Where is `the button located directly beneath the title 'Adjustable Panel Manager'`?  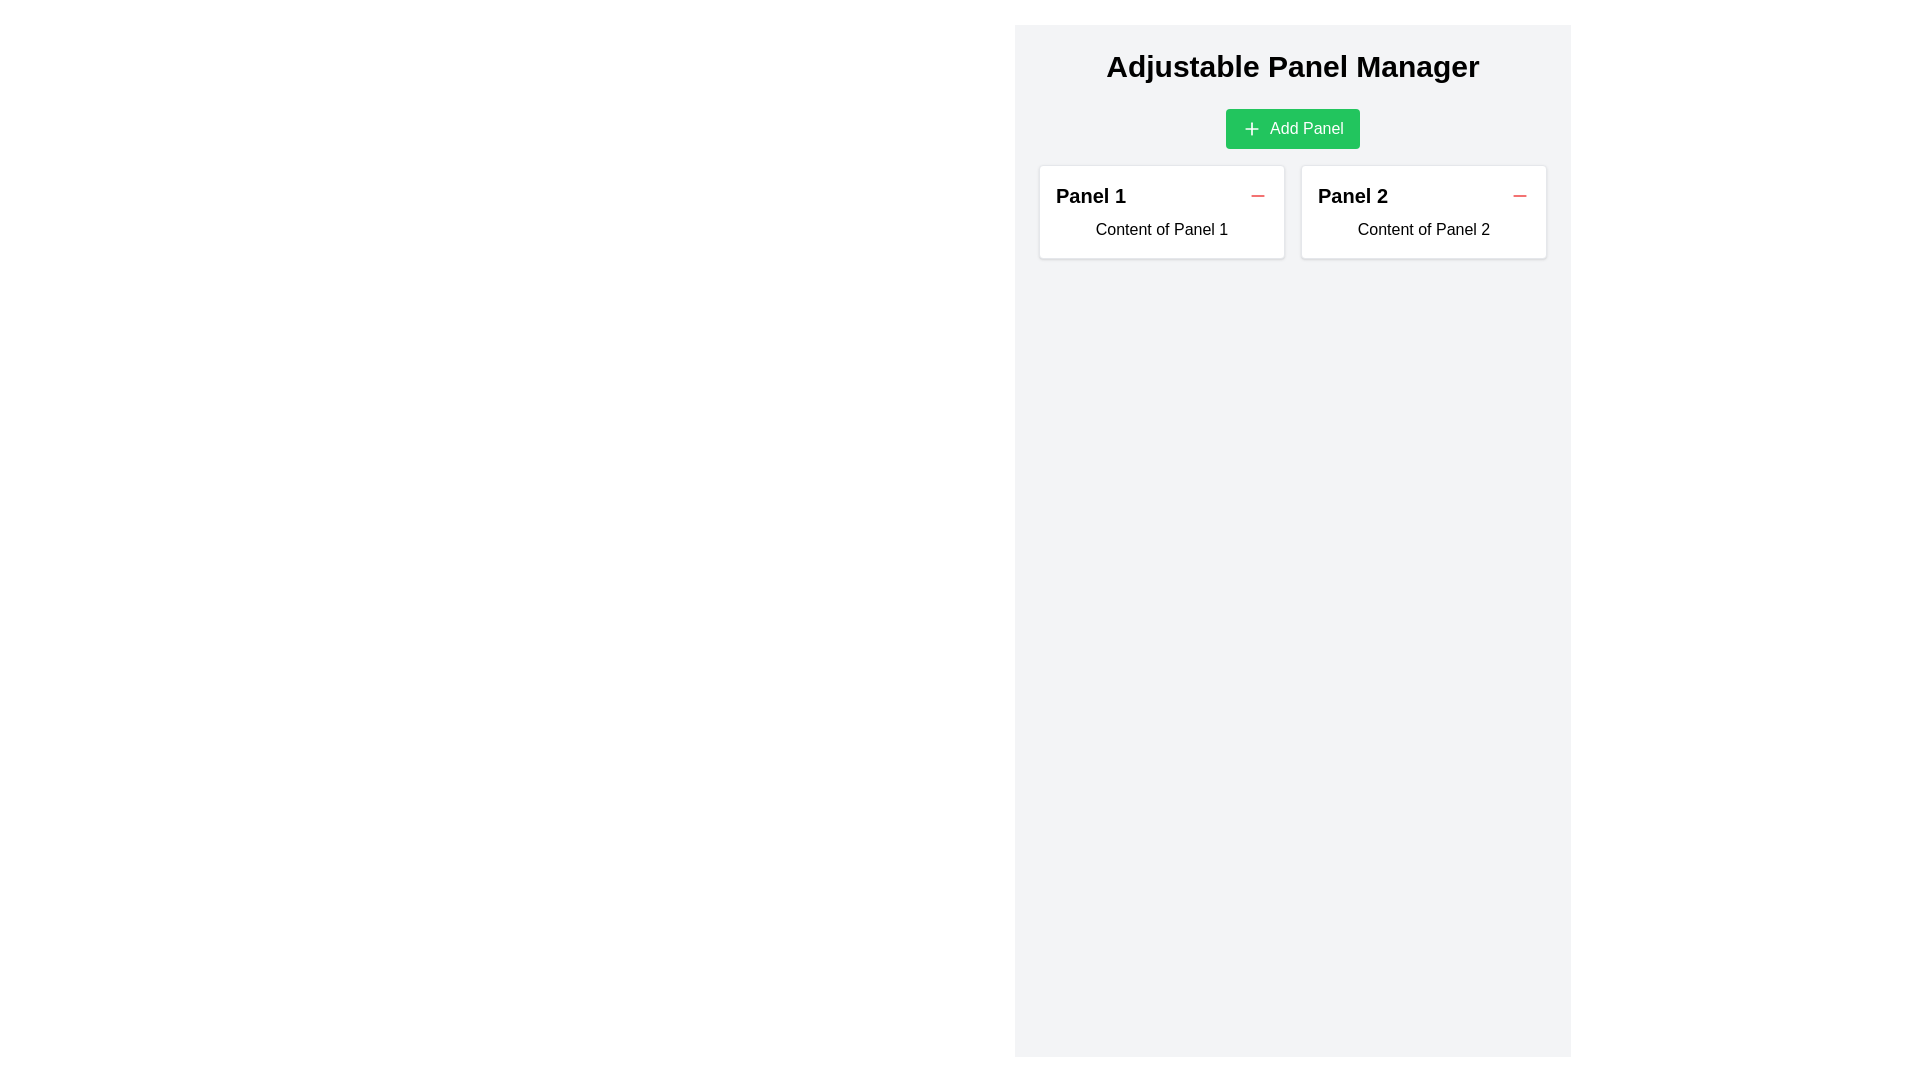
the button located directly beneath the title 'Adjustable Panel Manager' is located at coordinates (1292, 128).